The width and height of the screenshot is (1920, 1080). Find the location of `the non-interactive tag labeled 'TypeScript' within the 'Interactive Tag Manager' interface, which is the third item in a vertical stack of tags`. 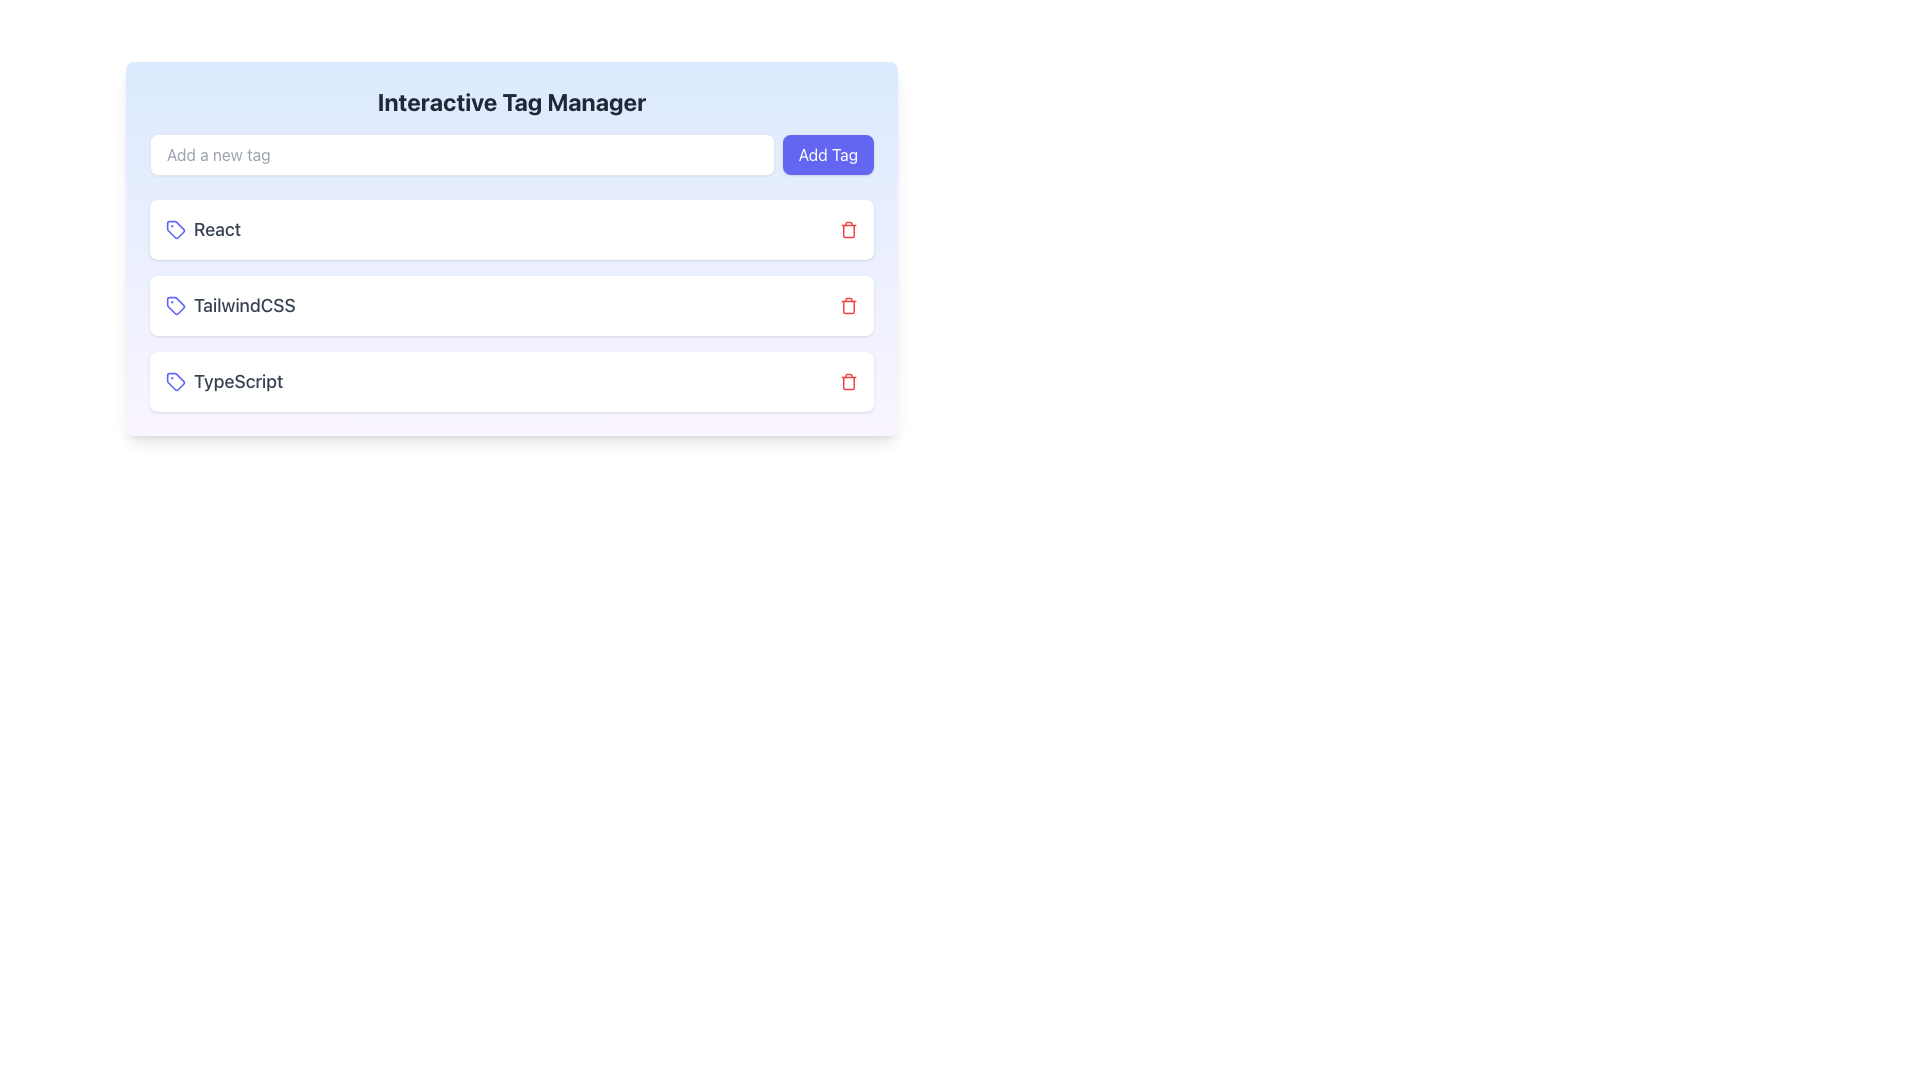

the non-interactive tag labeled 'TypeScript' within the 'Interactive Tag Manager' interface, which is the third item in a vertical stack of tags is located at coordinates (512, 381).